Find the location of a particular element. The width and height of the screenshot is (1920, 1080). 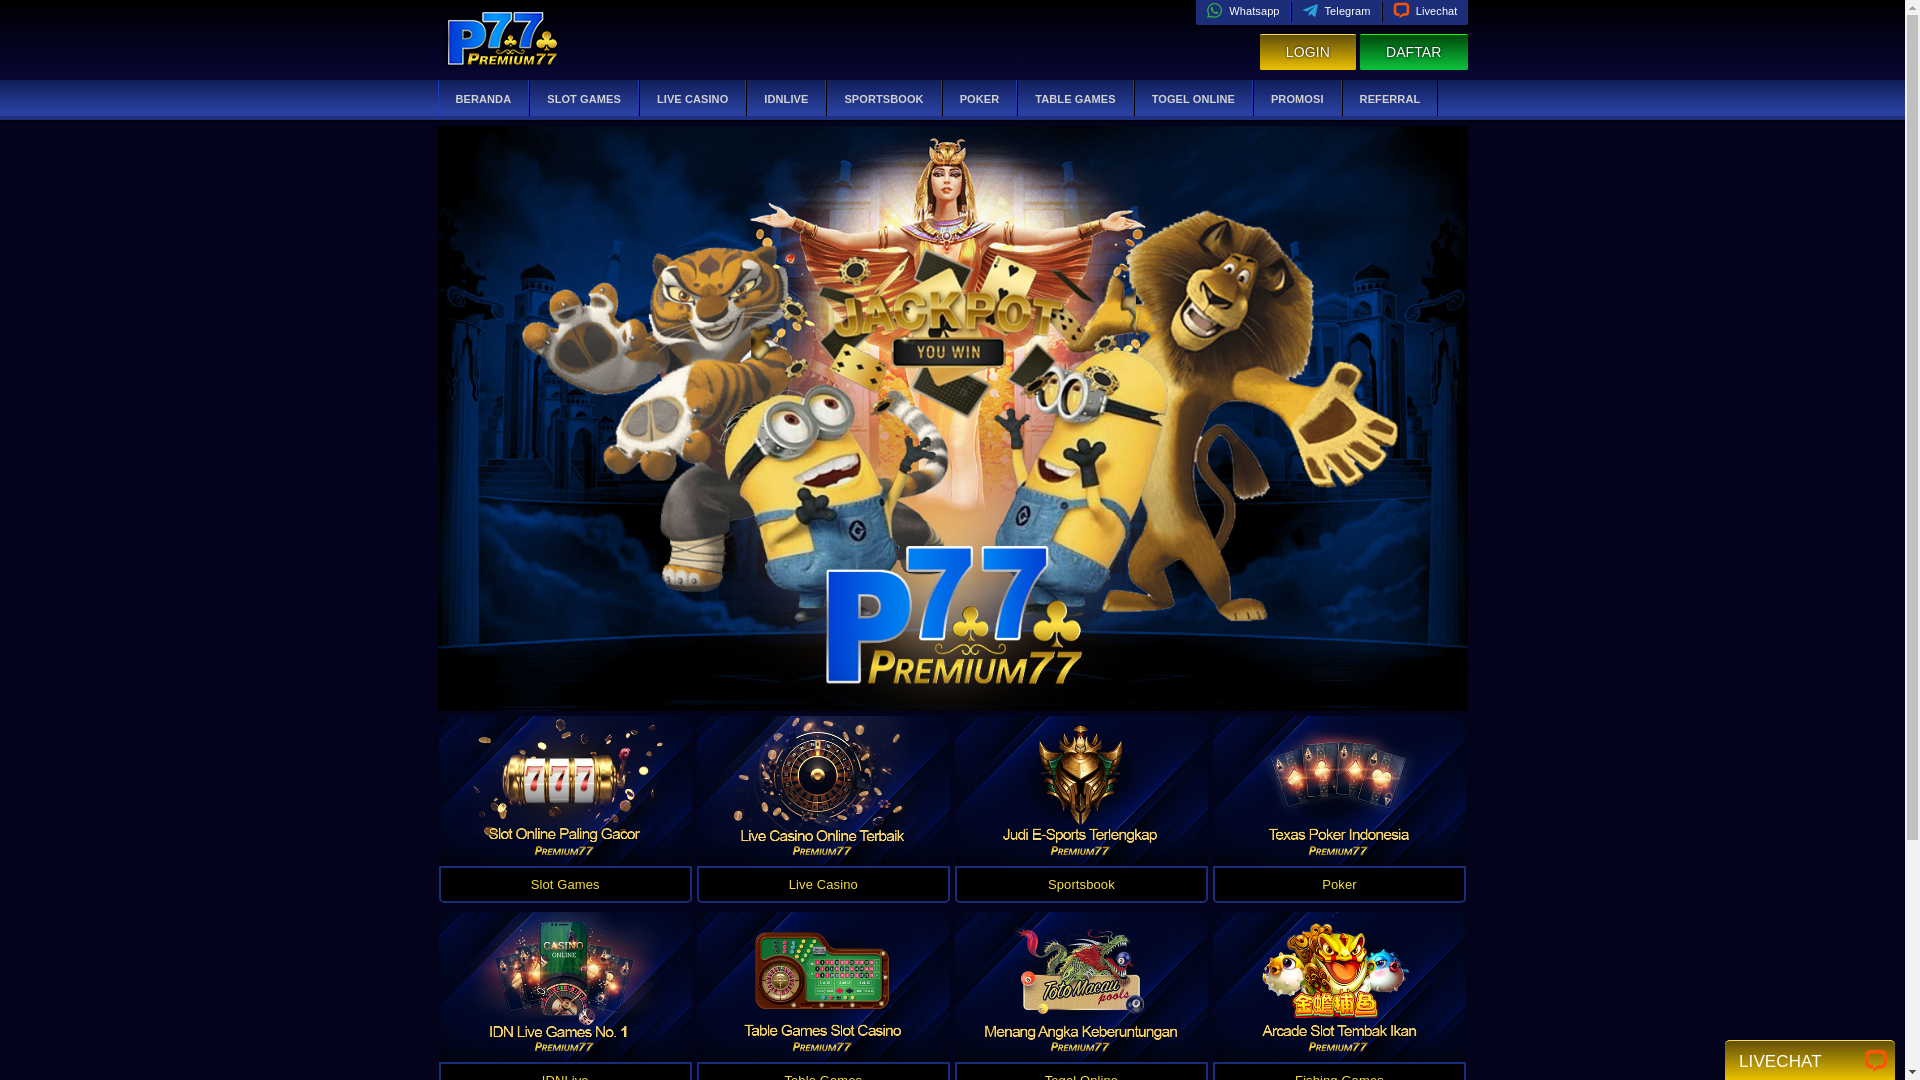

'BERANDA' is located at coordinates (483, 99).